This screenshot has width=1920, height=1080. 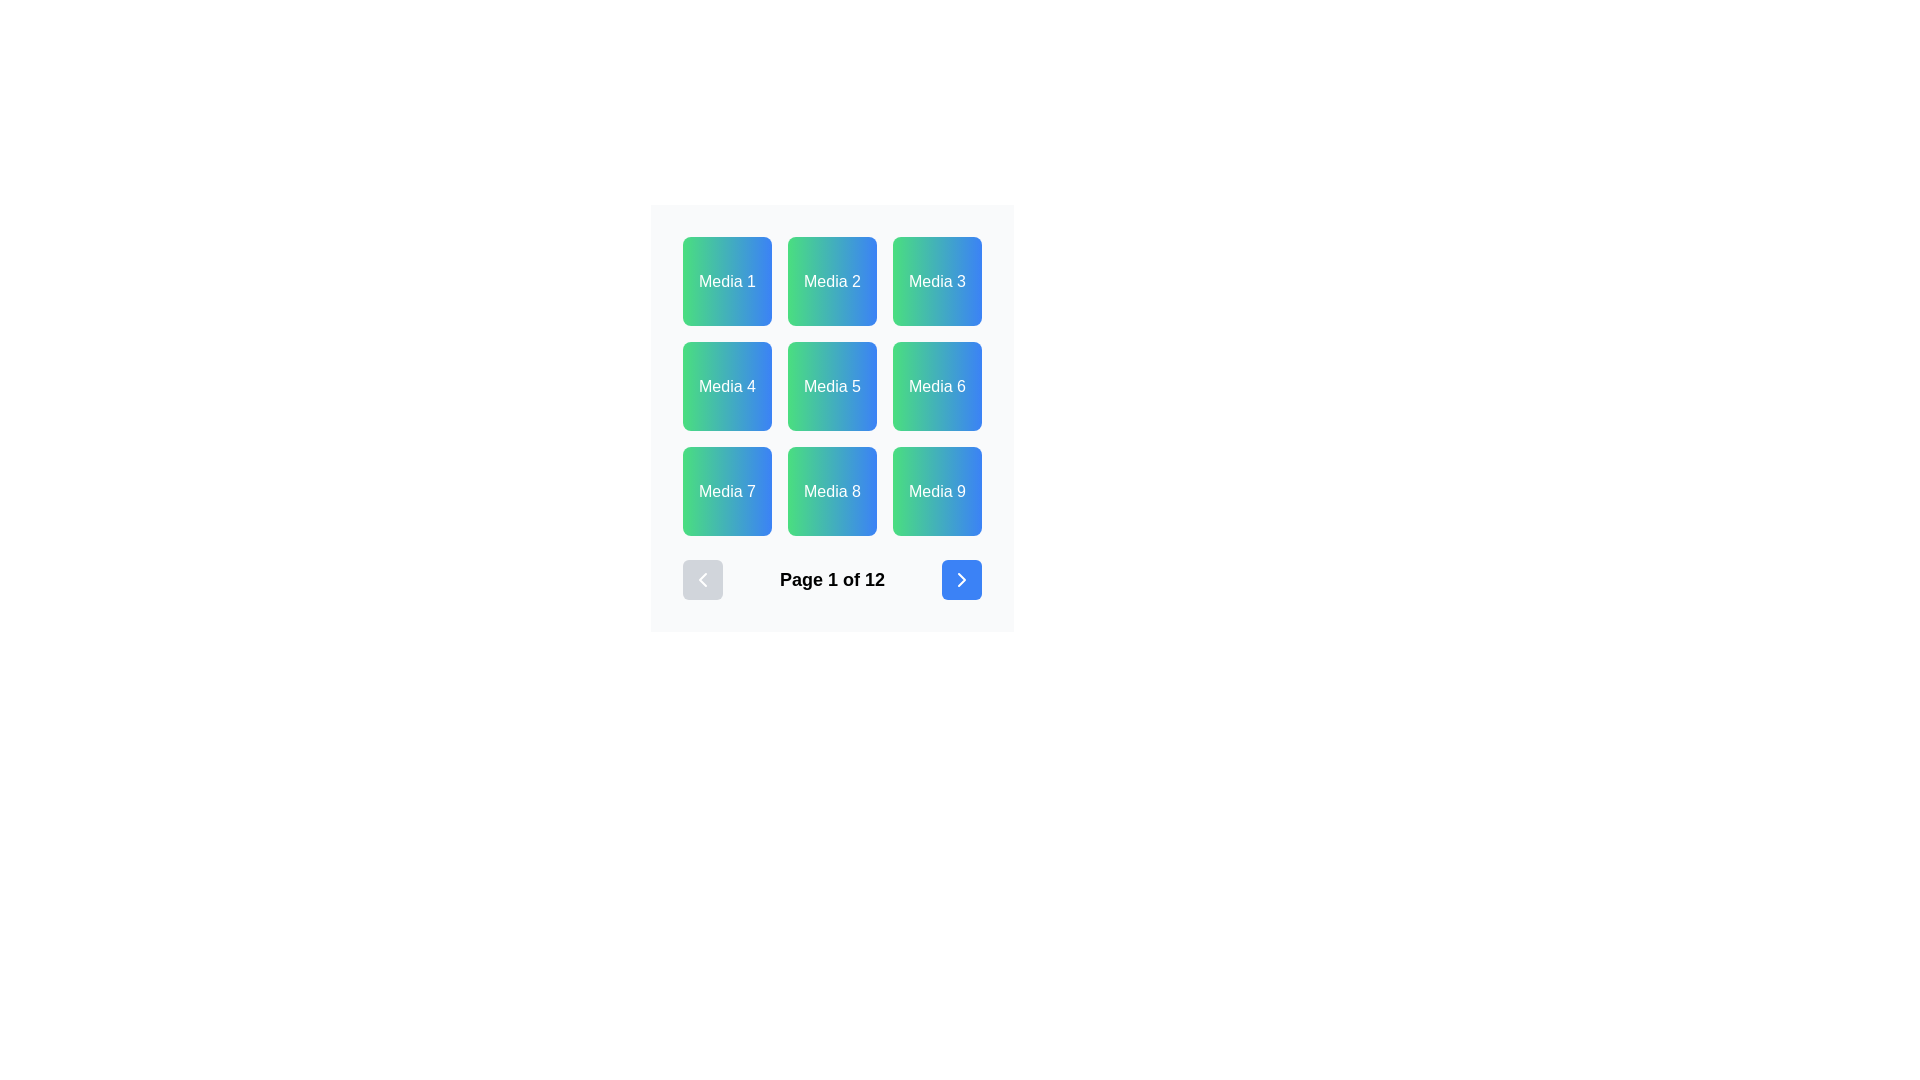 What do you see at coordinates (702, 579) in the screenshot?
I see `the Backward navigation button represented by a leftward-pointing chevron SVG graphic` at bounding box center [702, 579].